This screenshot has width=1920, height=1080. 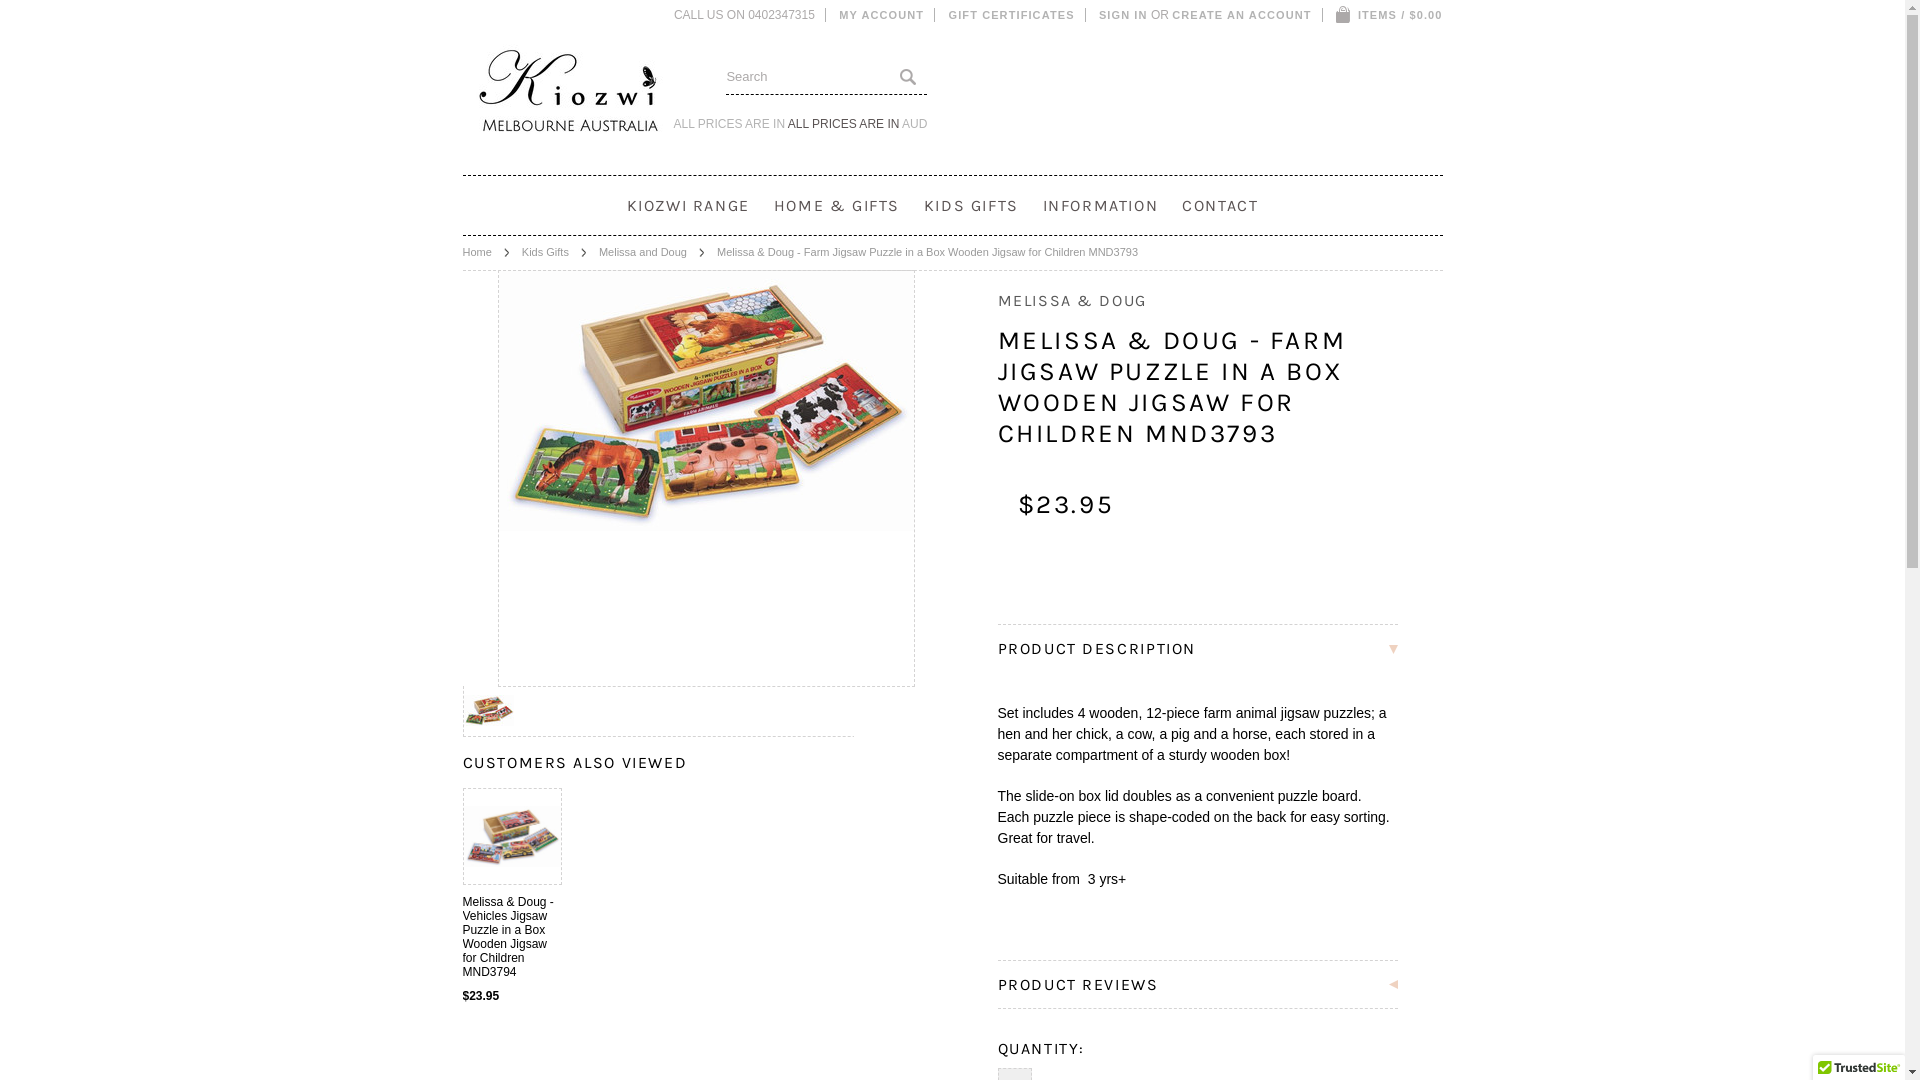 I want to click on 'Melissa and Doug', so click(x=652, y=250).